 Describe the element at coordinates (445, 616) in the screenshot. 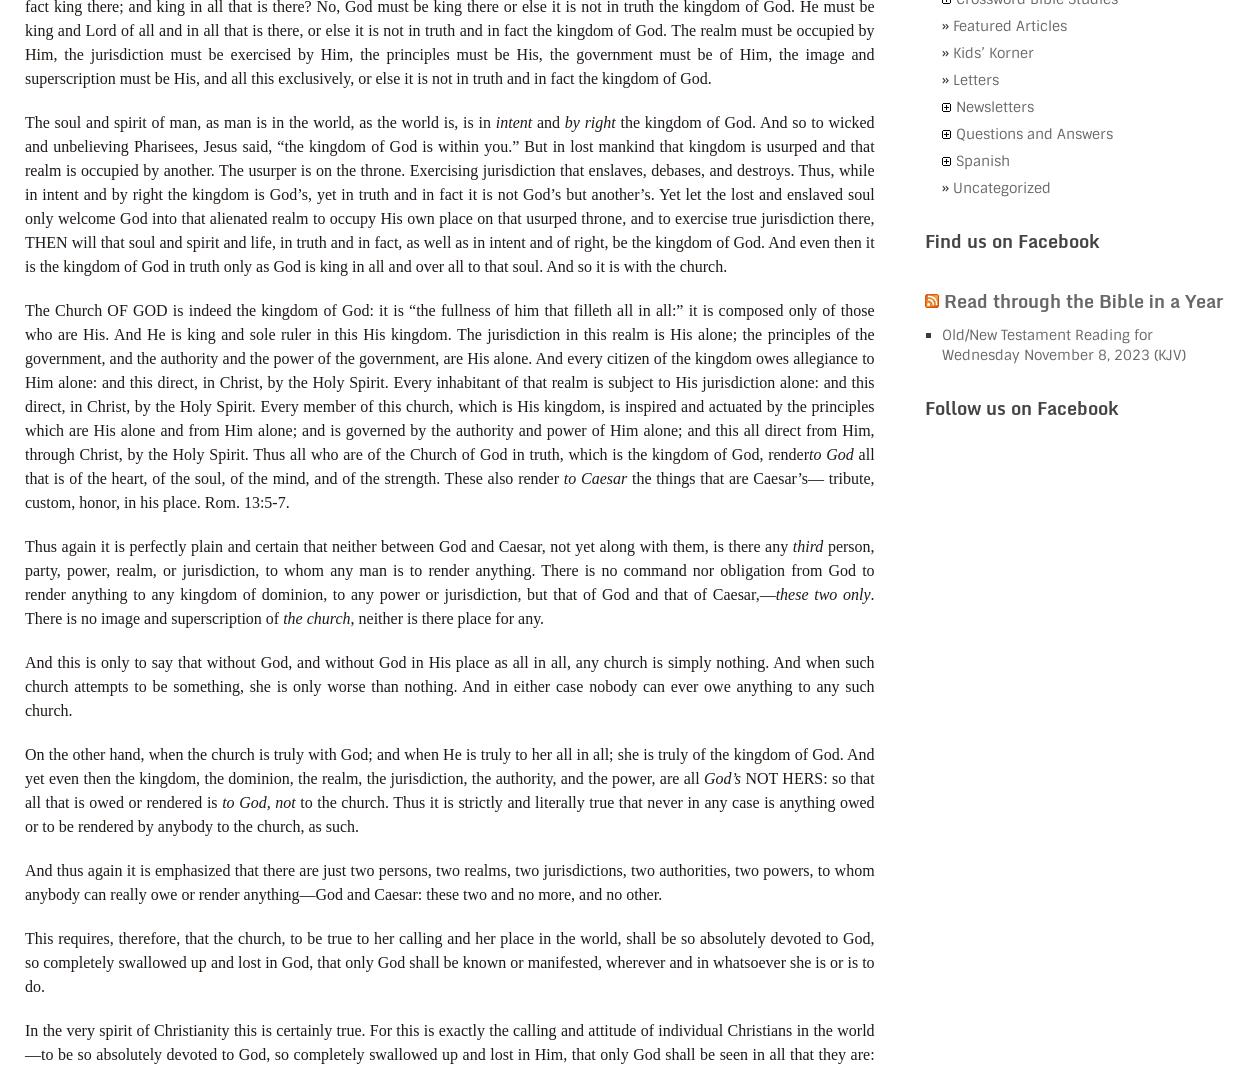

I see `', neither is there place for any.'` at that location.